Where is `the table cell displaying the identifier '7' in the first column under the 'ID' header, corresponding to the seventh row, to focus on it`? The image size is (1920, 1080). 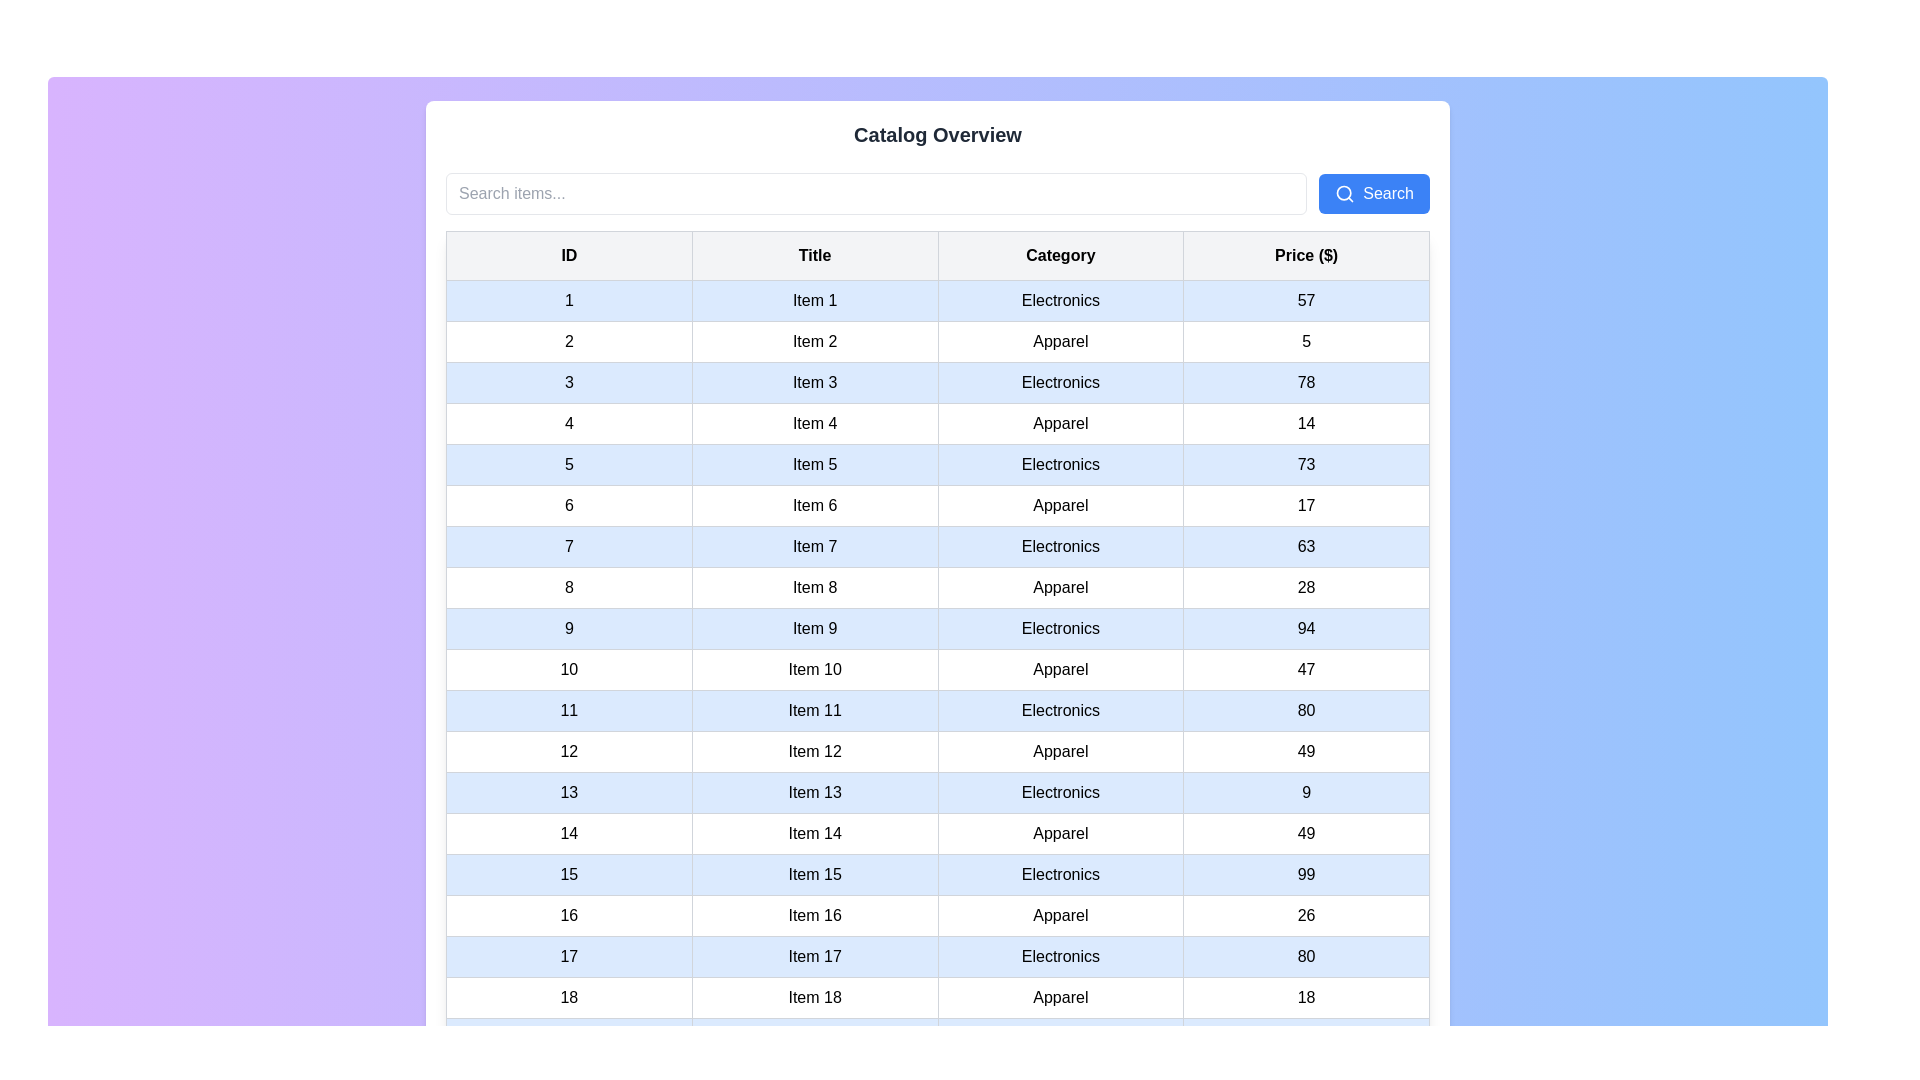
the table cell displaying the identifier '7' in the first column under the 'ID' header, corresponding to the seventh row, to focus on it is located at coordinates (568, 547).